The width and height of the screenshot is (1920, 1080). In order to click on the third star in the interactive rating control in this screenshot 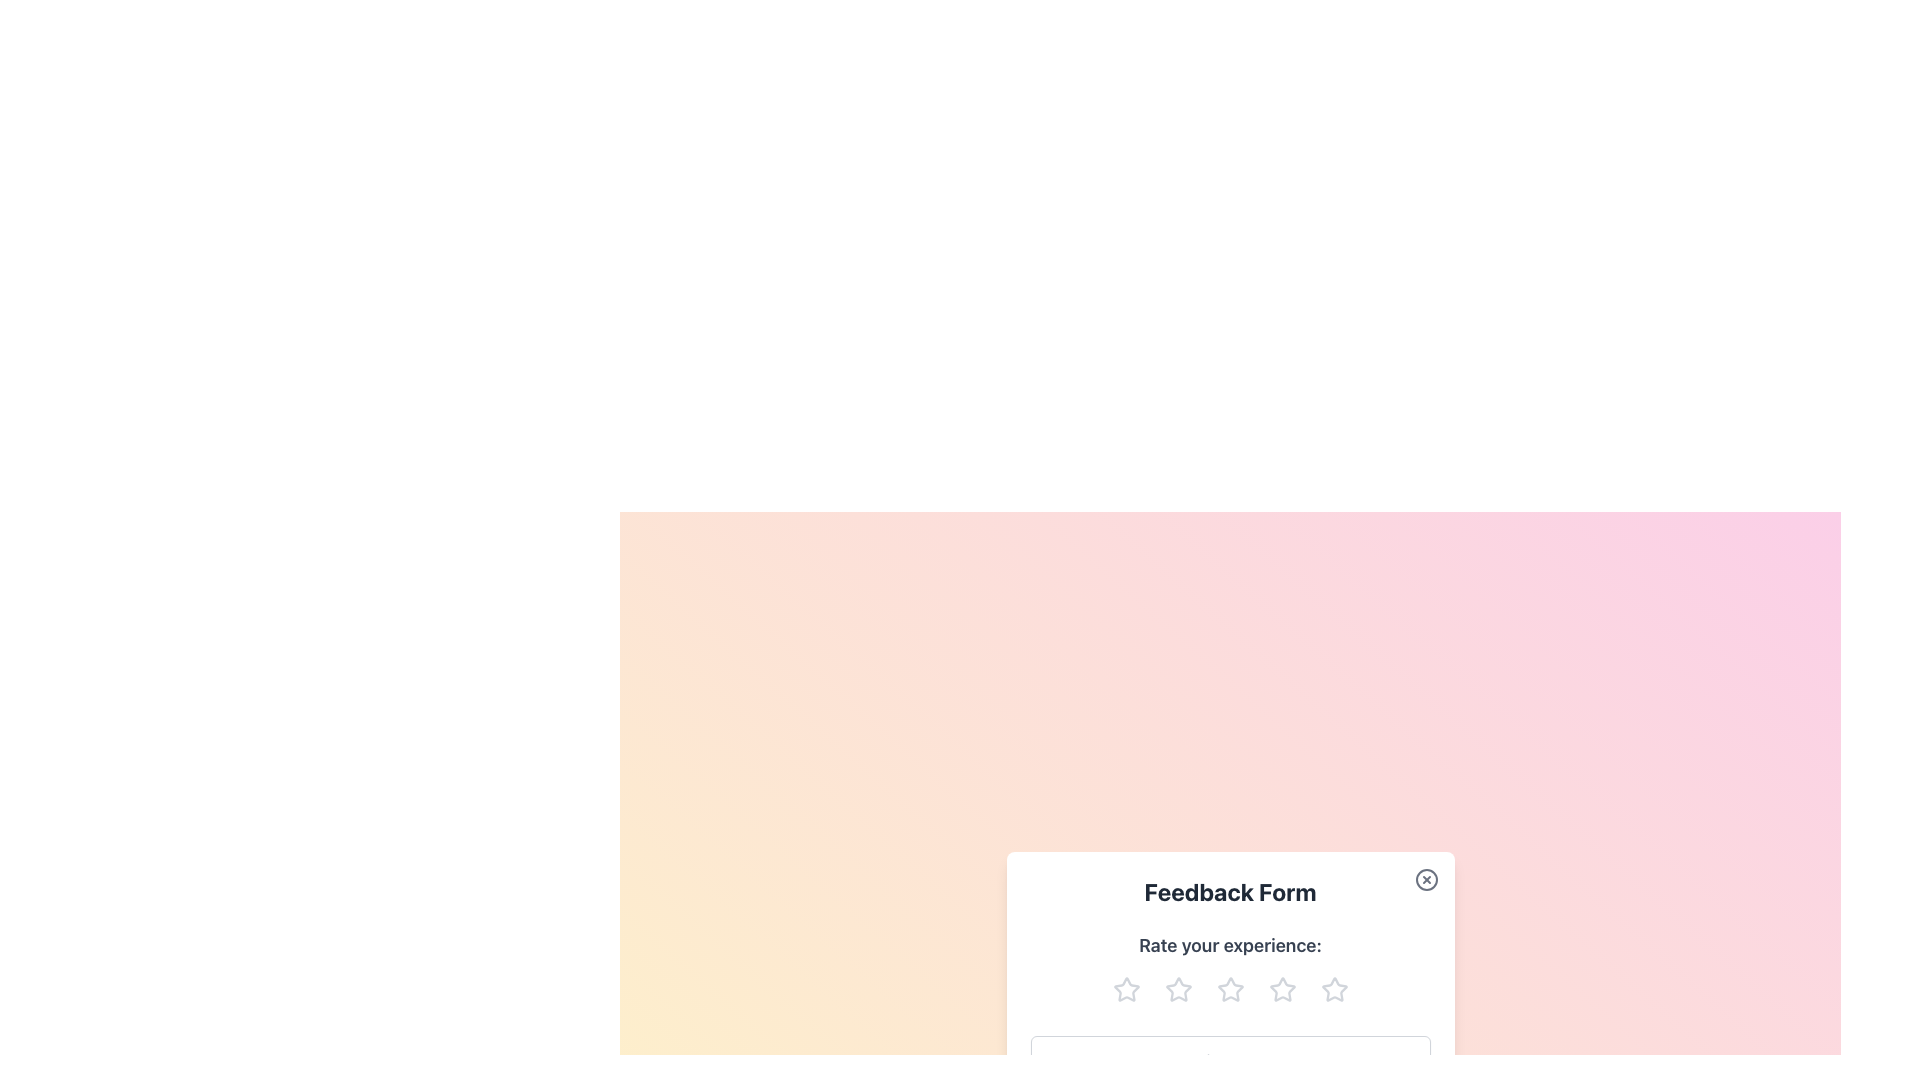, I will do `click(1229, 990)`.